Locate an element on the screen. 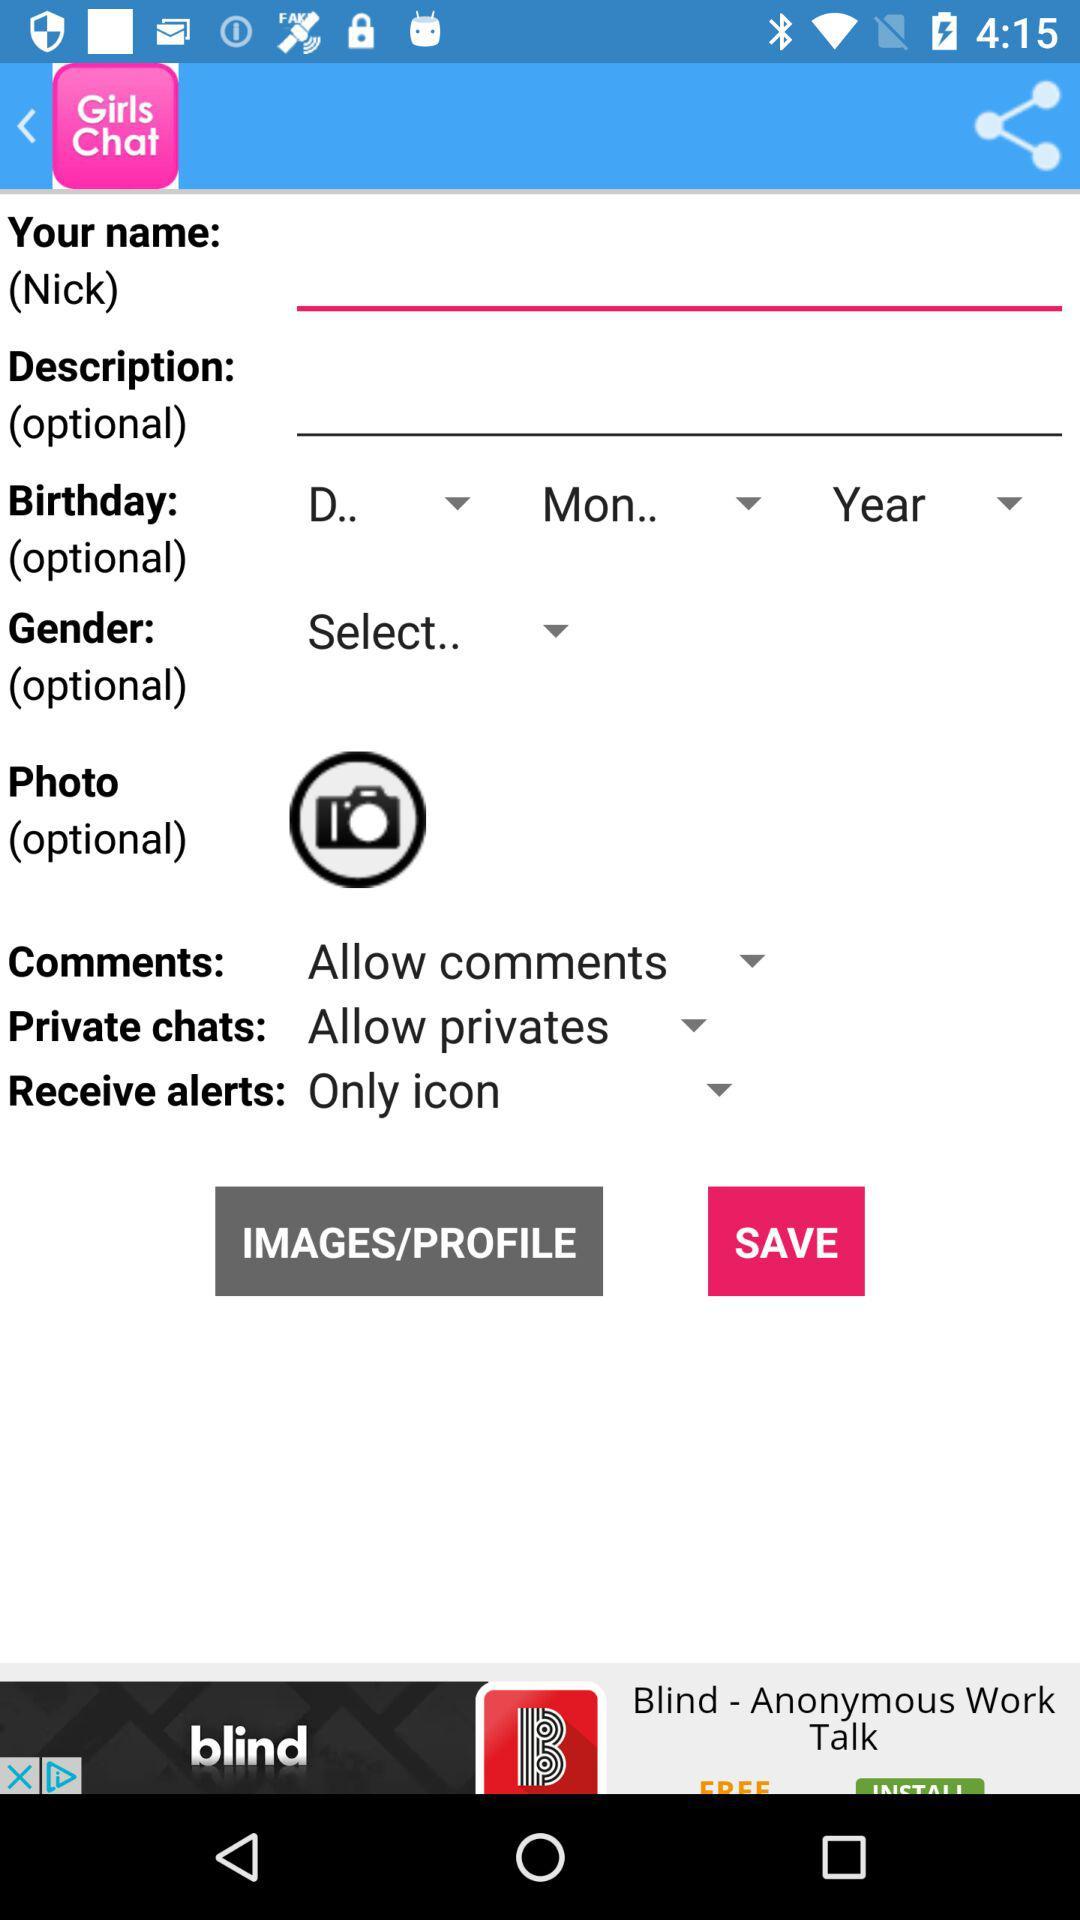 The height and width of the screenshot is (1920, 1080). name is located at coordinates (678, 264).